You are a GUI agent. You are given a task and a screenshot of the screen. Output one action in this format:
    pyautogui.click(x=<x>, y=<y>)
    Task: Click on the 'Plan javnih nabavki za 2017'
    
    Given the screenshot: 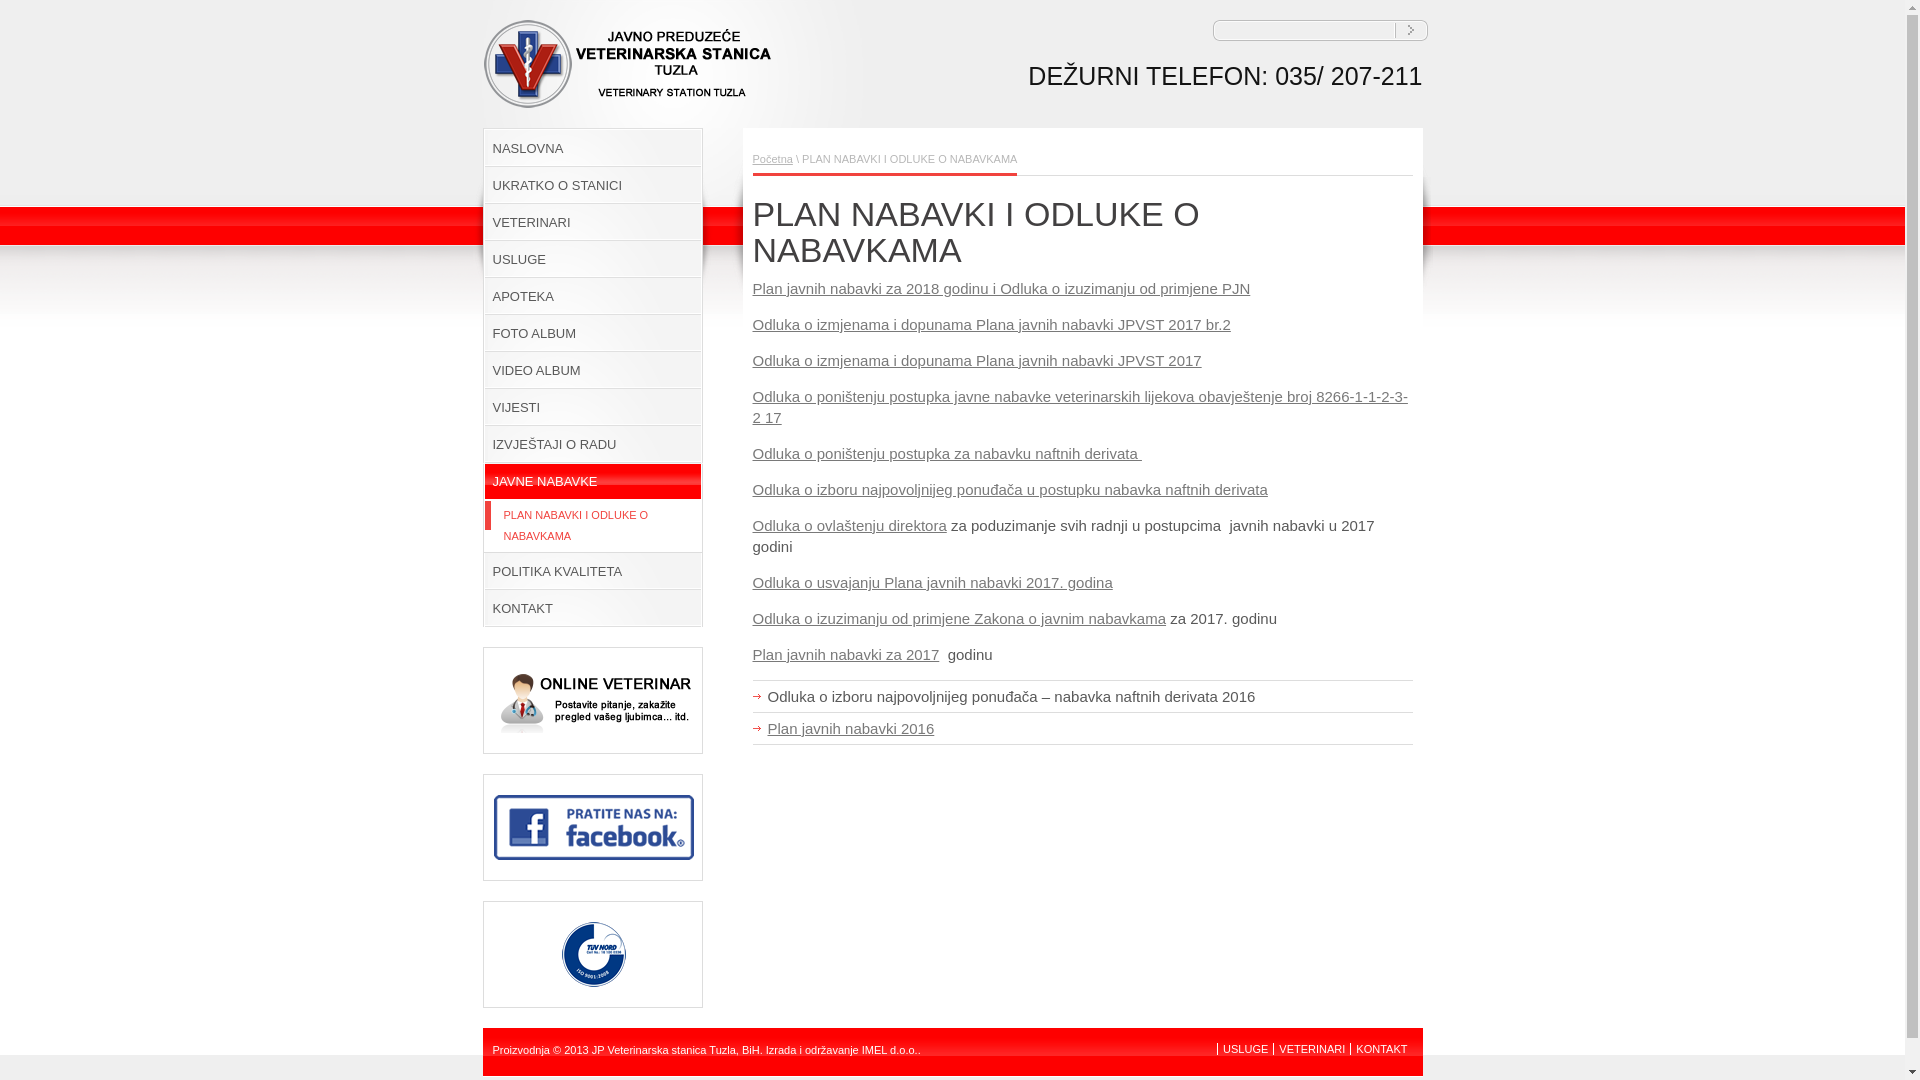 What is the action you would take?
    pyautogui.click(x=845, y=654)
    